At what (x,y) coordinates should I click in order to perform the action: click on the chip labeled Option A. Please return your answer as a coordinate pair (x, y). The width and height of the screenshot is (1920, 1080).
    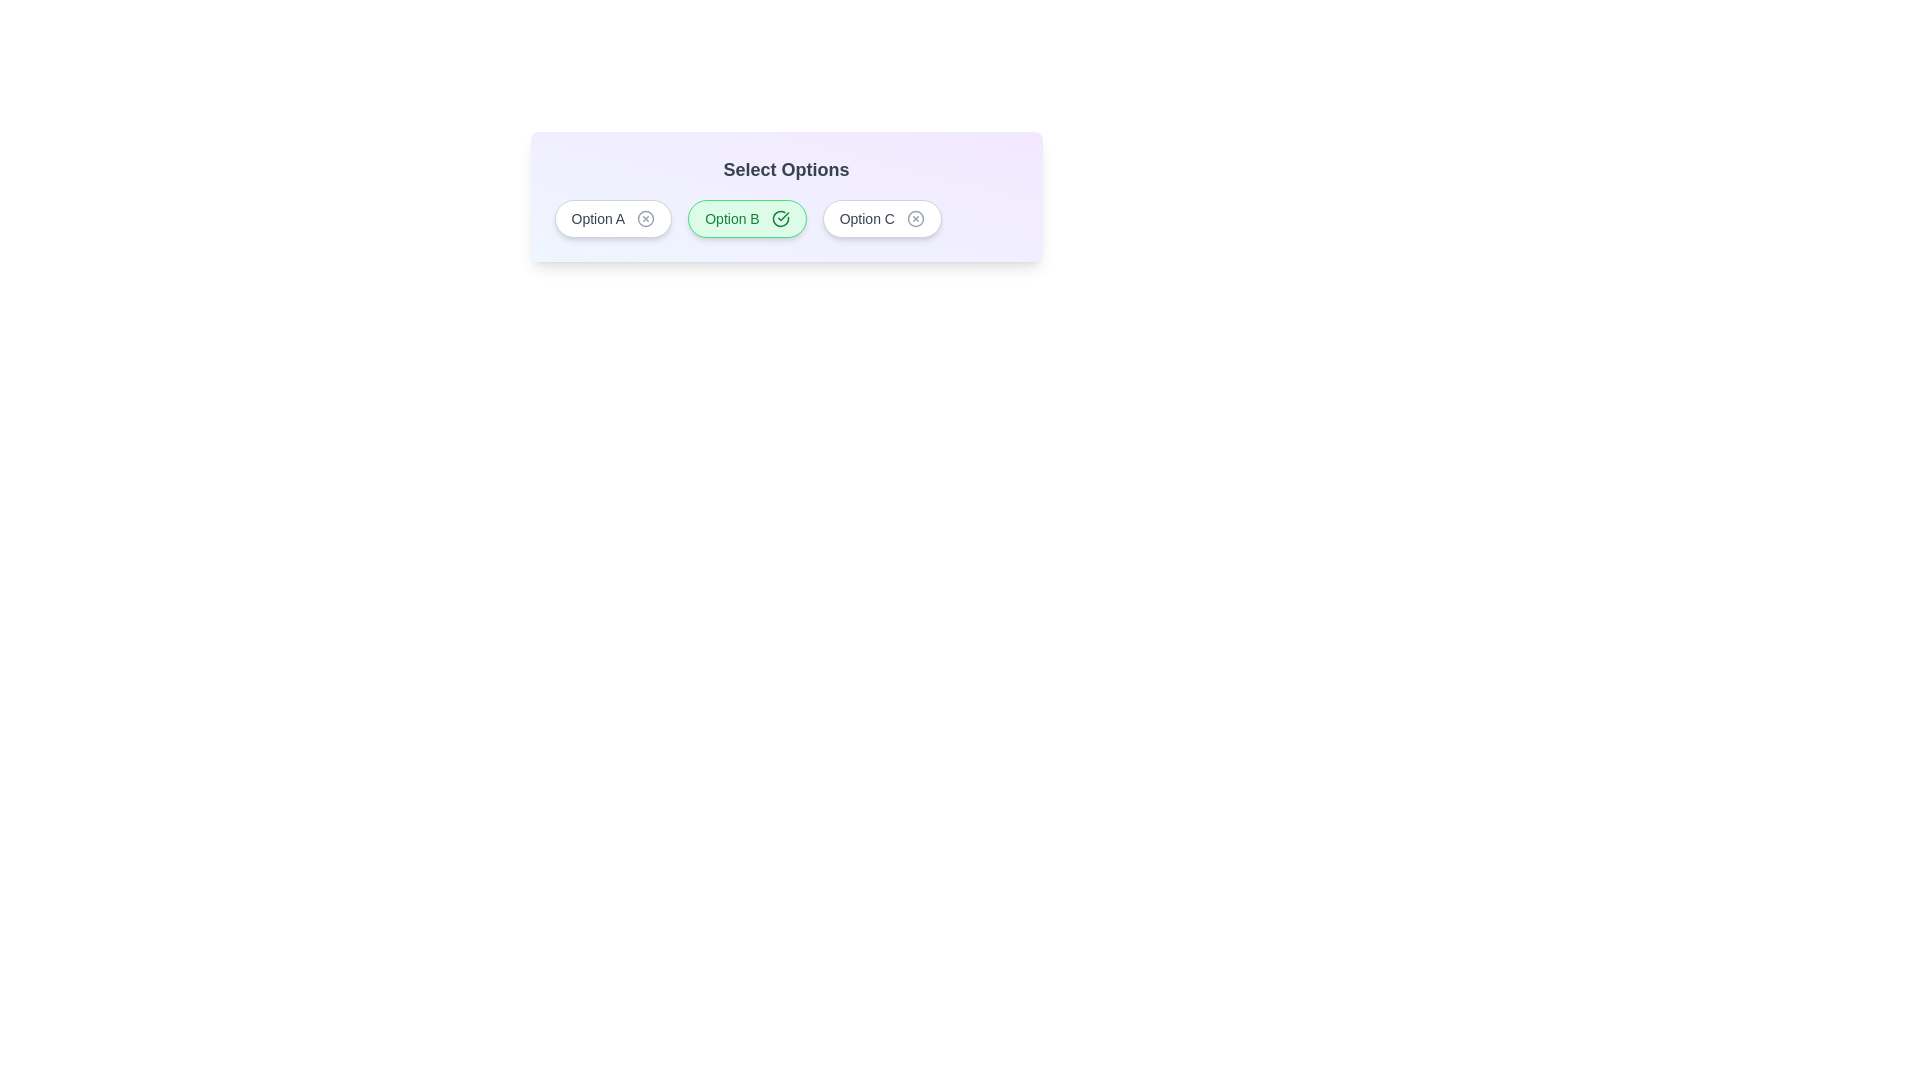
    Looking at the image, I should click on (612, 219).